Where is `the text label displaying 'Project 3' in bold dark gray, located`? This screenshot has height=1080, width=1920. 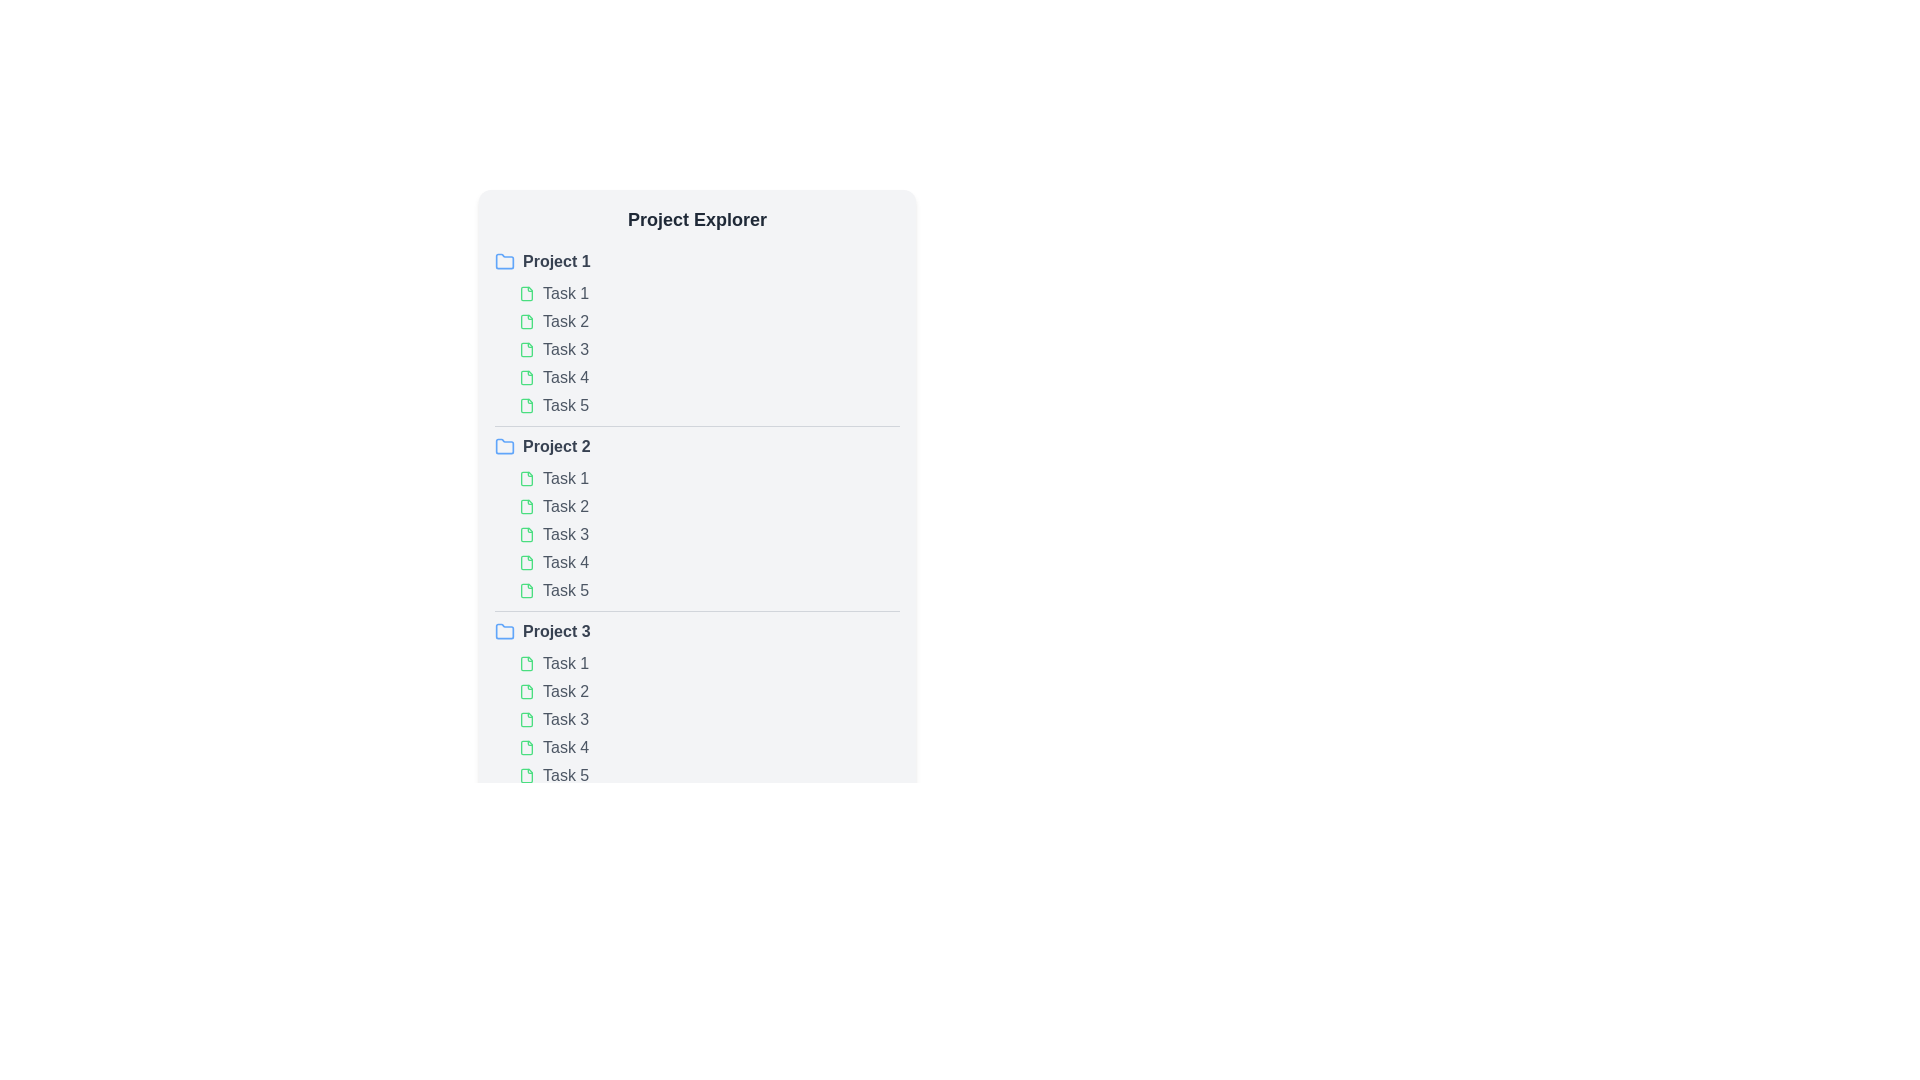 the text label displaying 'Project 3' in bold dark gray, located is located at coordinates (556, 632).